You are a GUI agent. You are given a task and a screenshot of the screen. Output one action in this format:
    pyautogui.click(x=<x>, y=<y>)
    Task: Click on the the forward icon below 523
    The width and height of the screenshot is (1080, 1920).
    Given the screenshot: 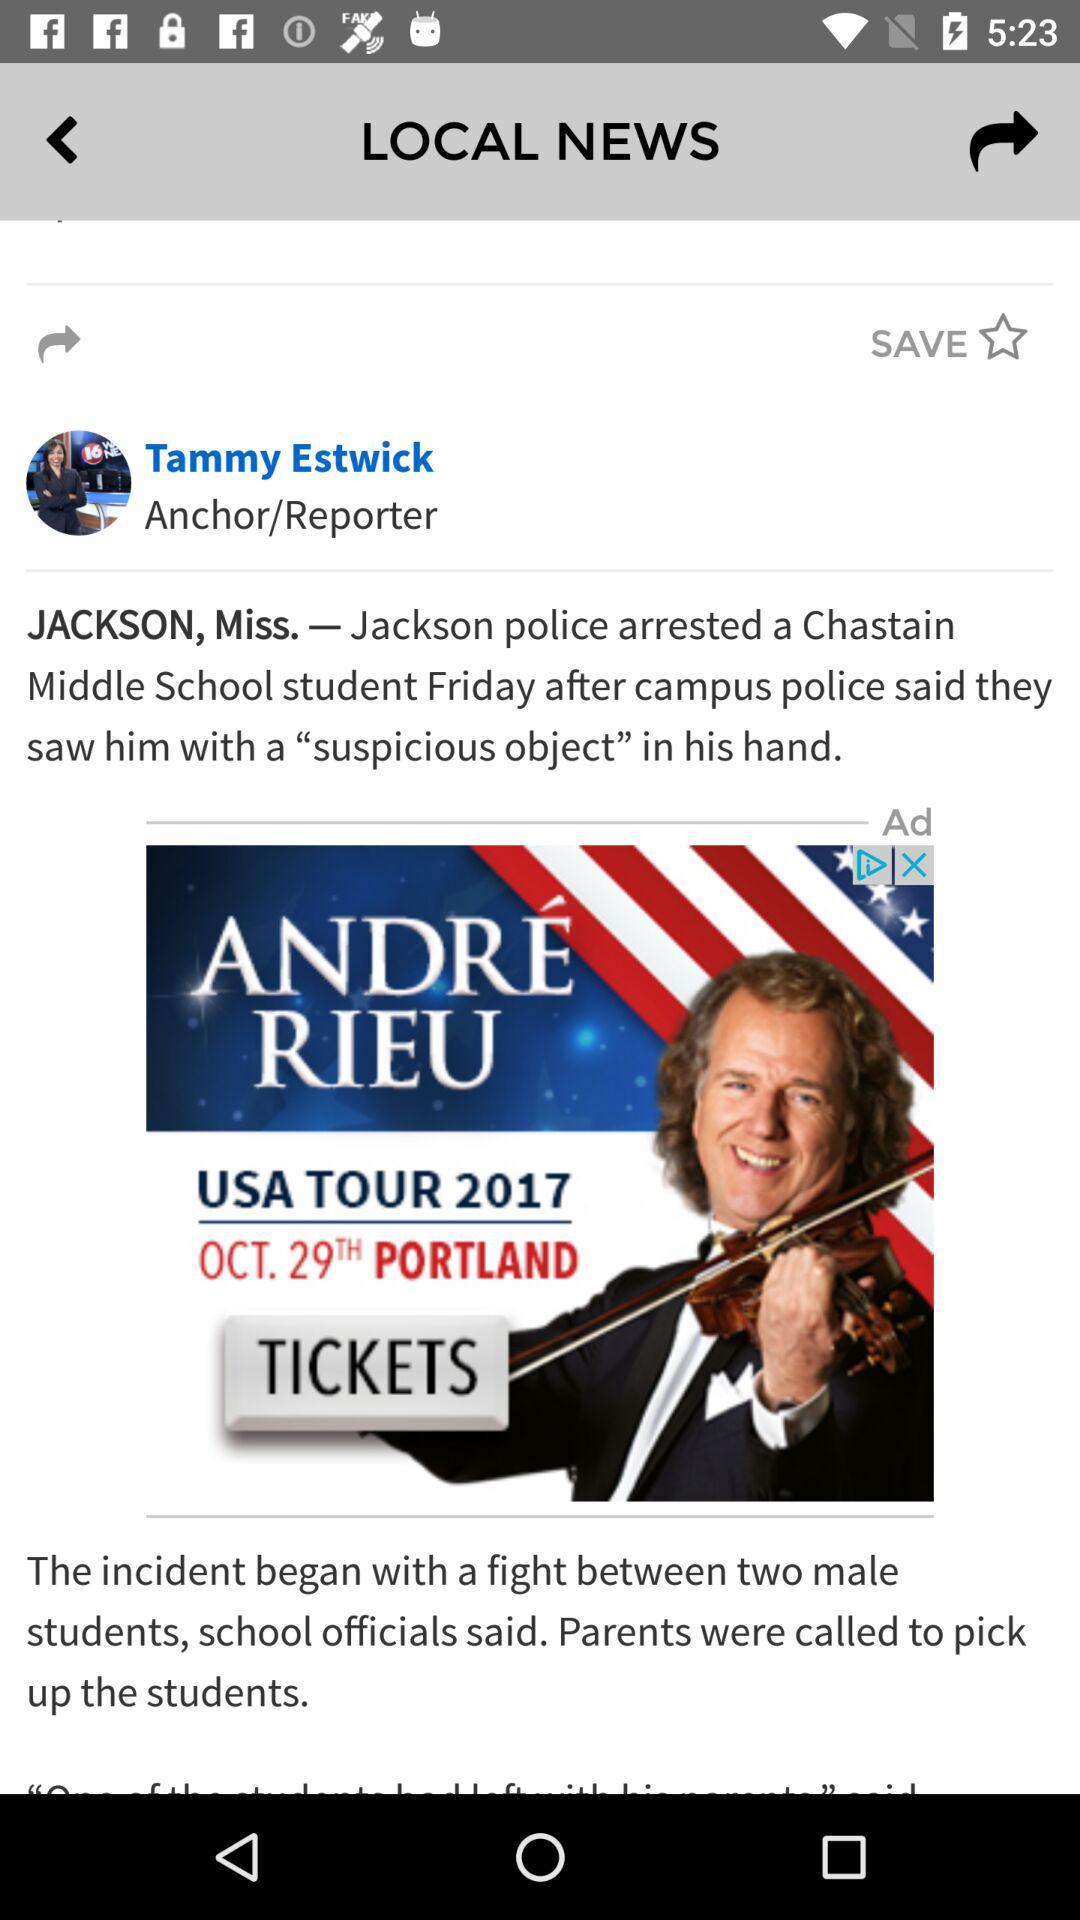 What is the action you would take?
    pyautogui.click(x=1003, y=140)
    